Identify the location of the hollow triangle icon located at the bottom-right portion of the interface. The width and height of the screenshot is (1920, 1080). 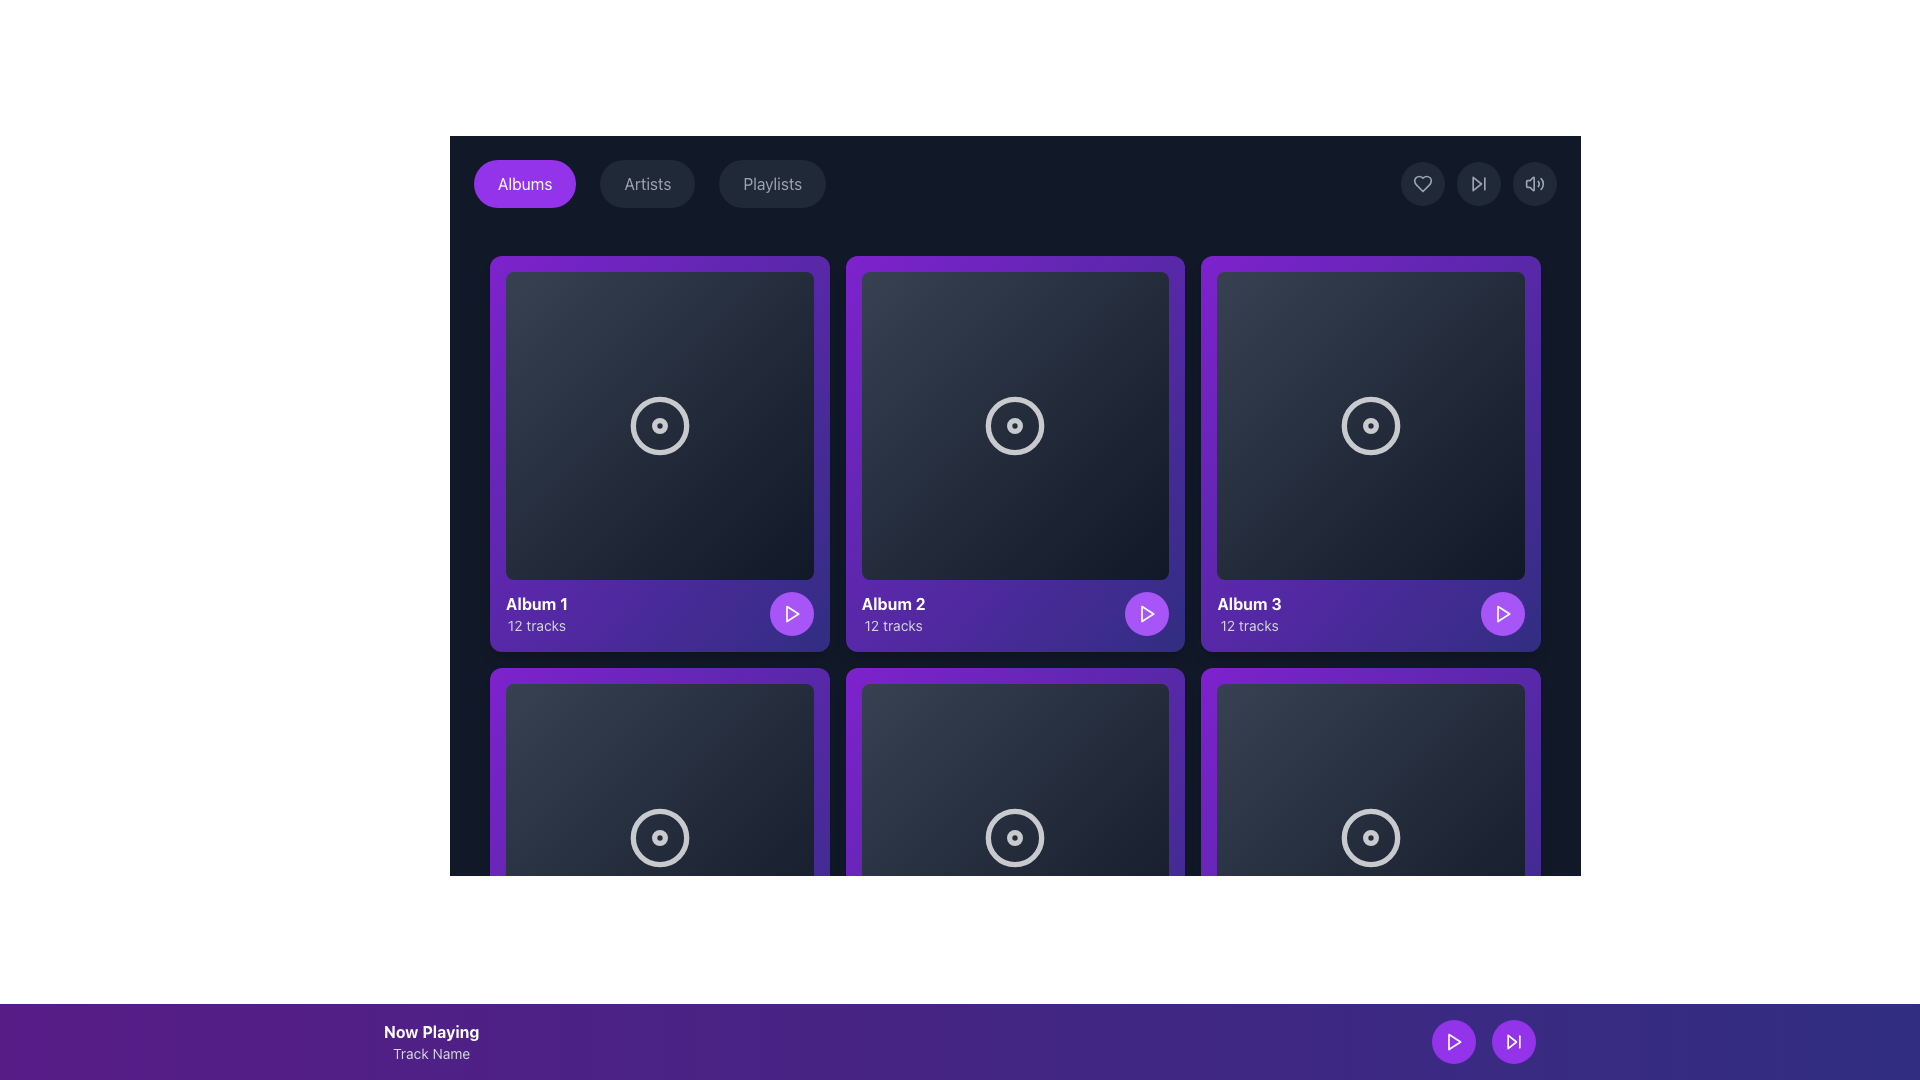
(1512, 1040).